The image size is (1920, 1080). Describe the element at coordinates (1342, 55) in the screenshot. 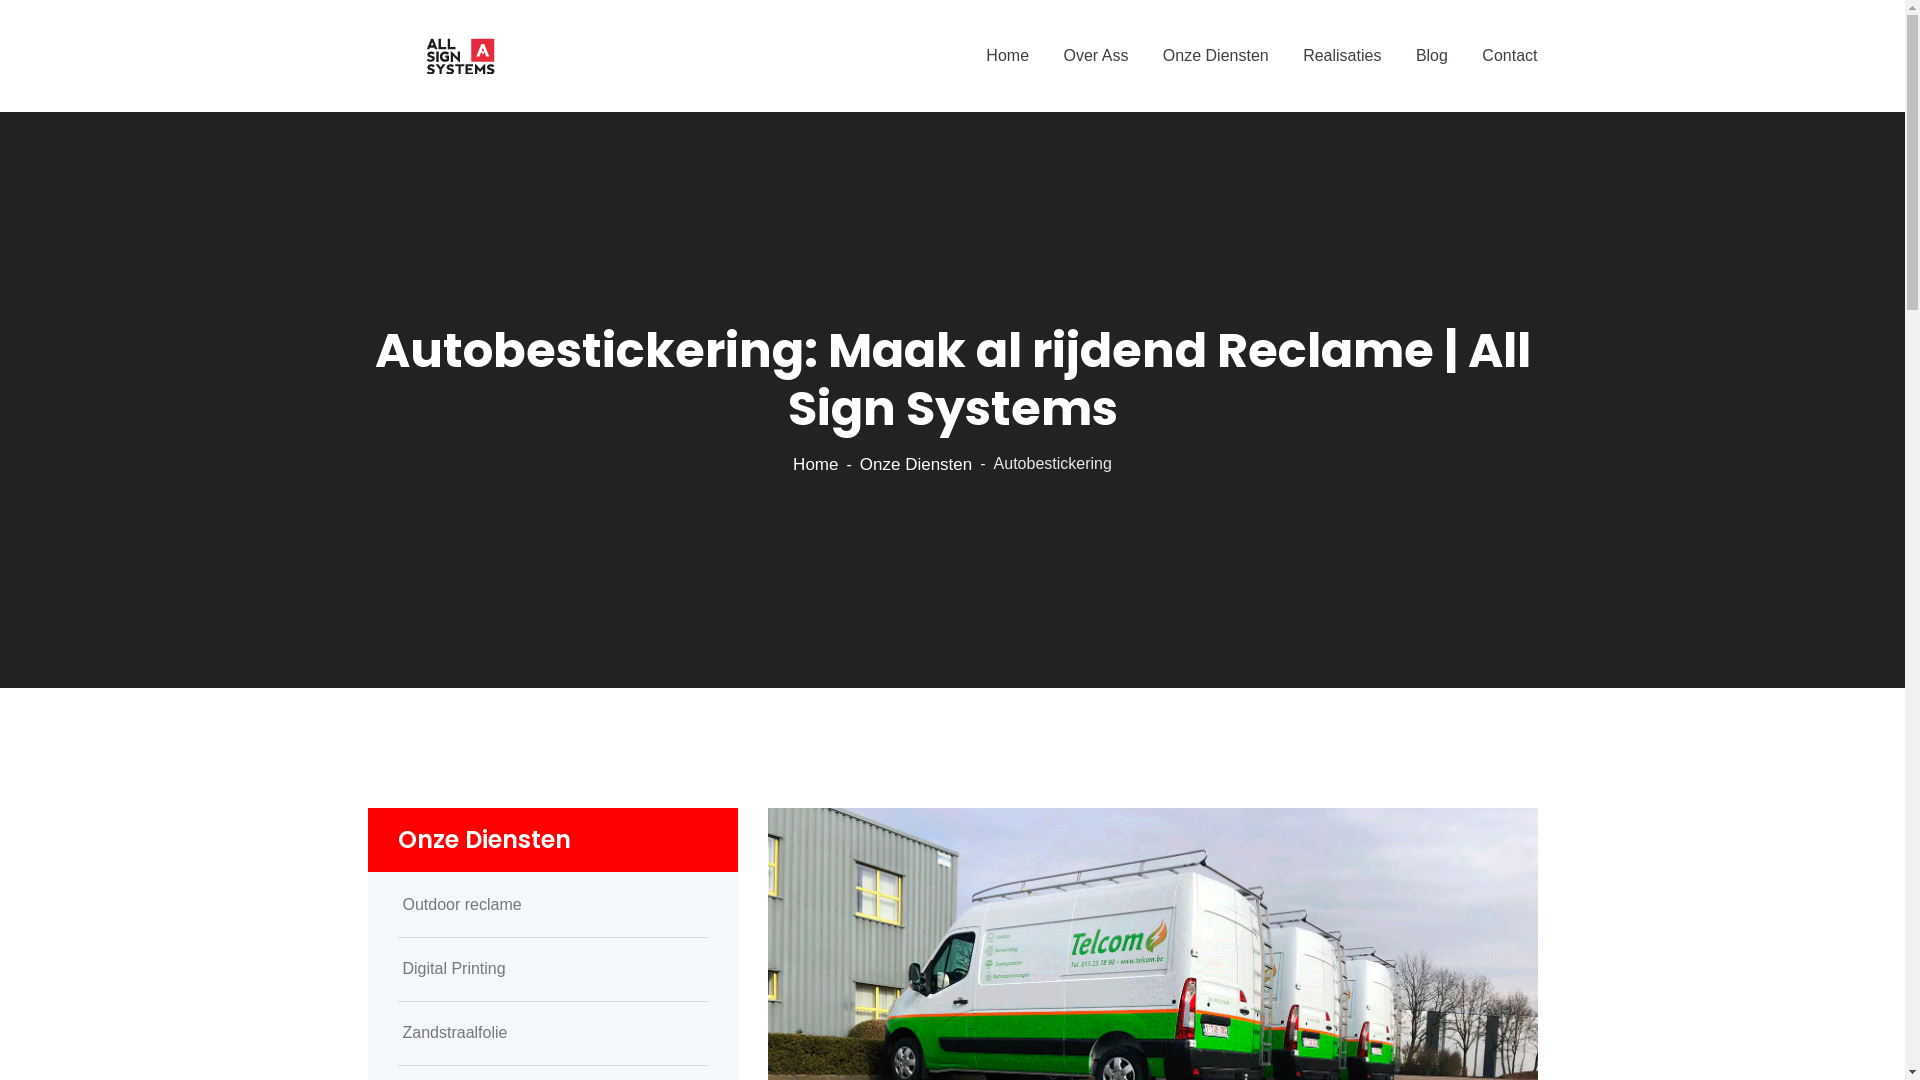

I see `'Realisaties'` at that location.